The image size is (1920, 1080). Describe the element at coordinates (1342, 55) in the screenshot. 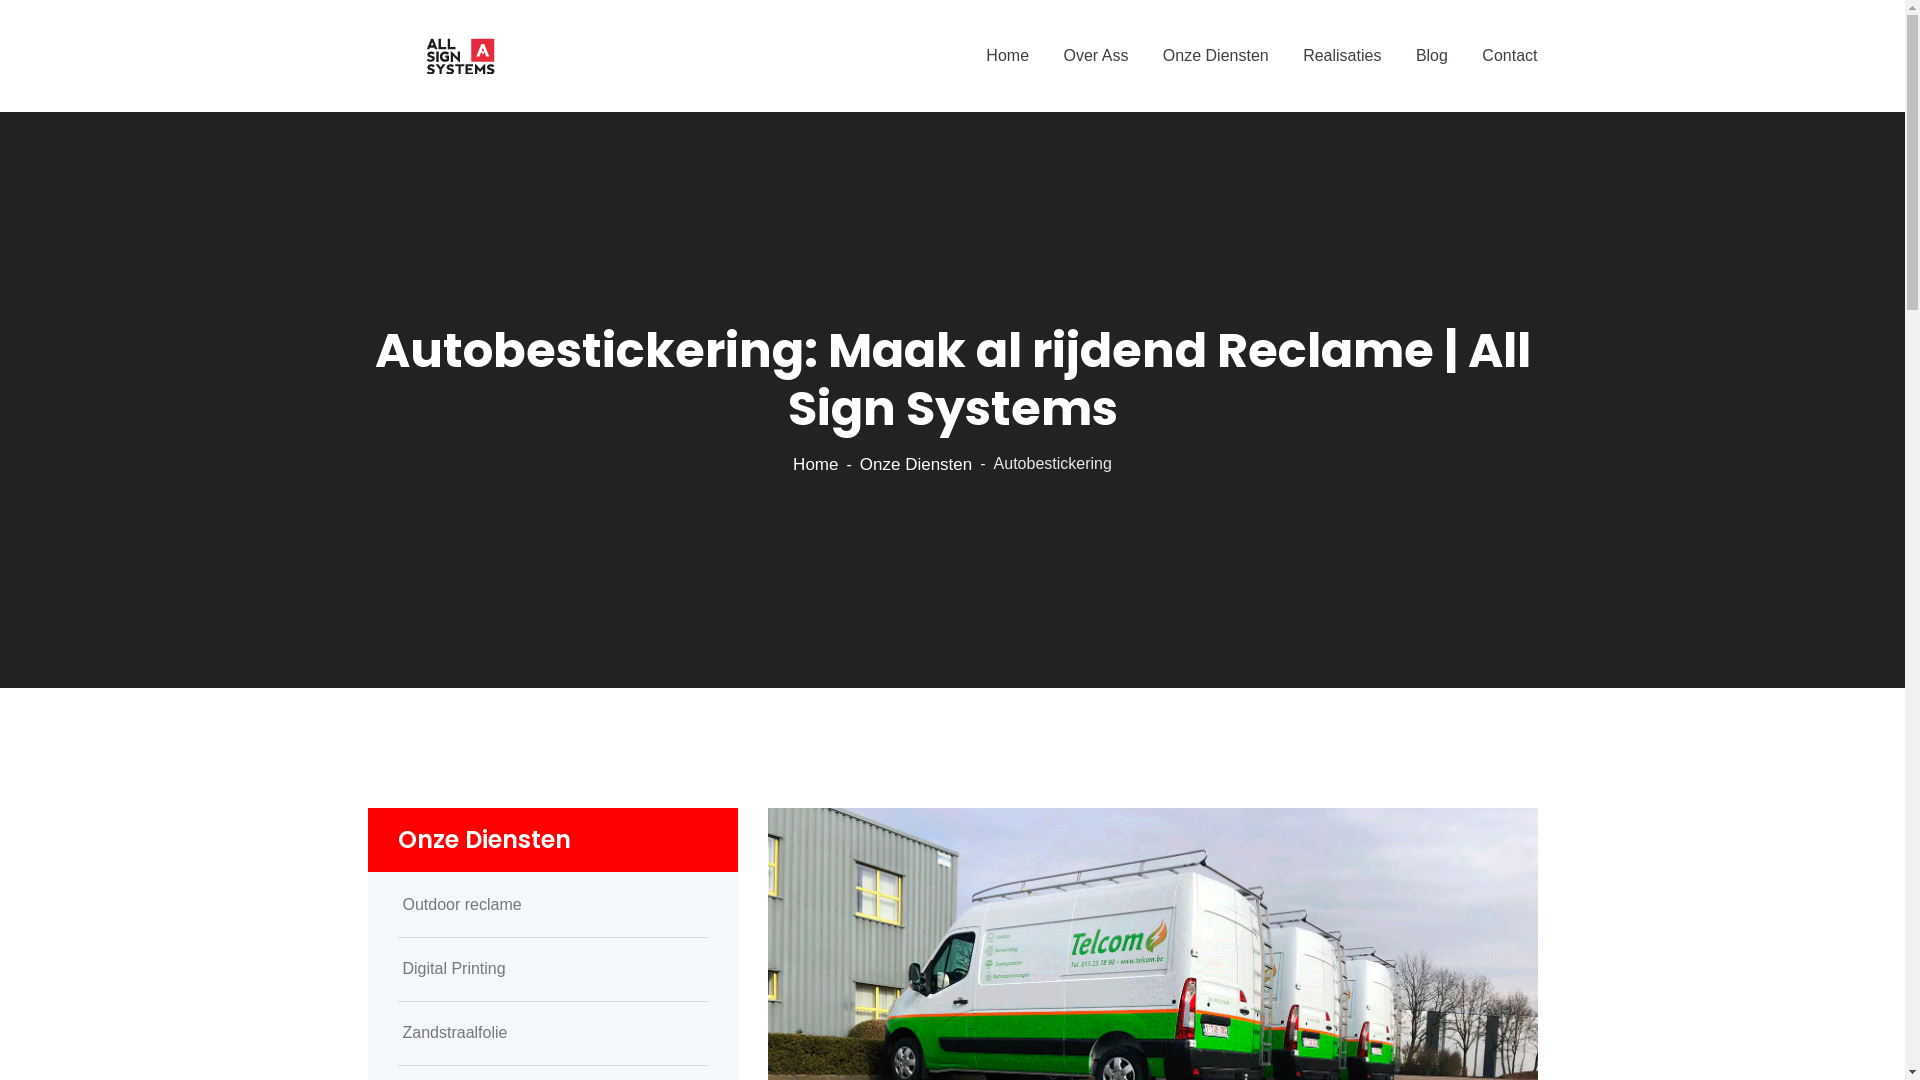

I see `'Realisaties'` at that location.